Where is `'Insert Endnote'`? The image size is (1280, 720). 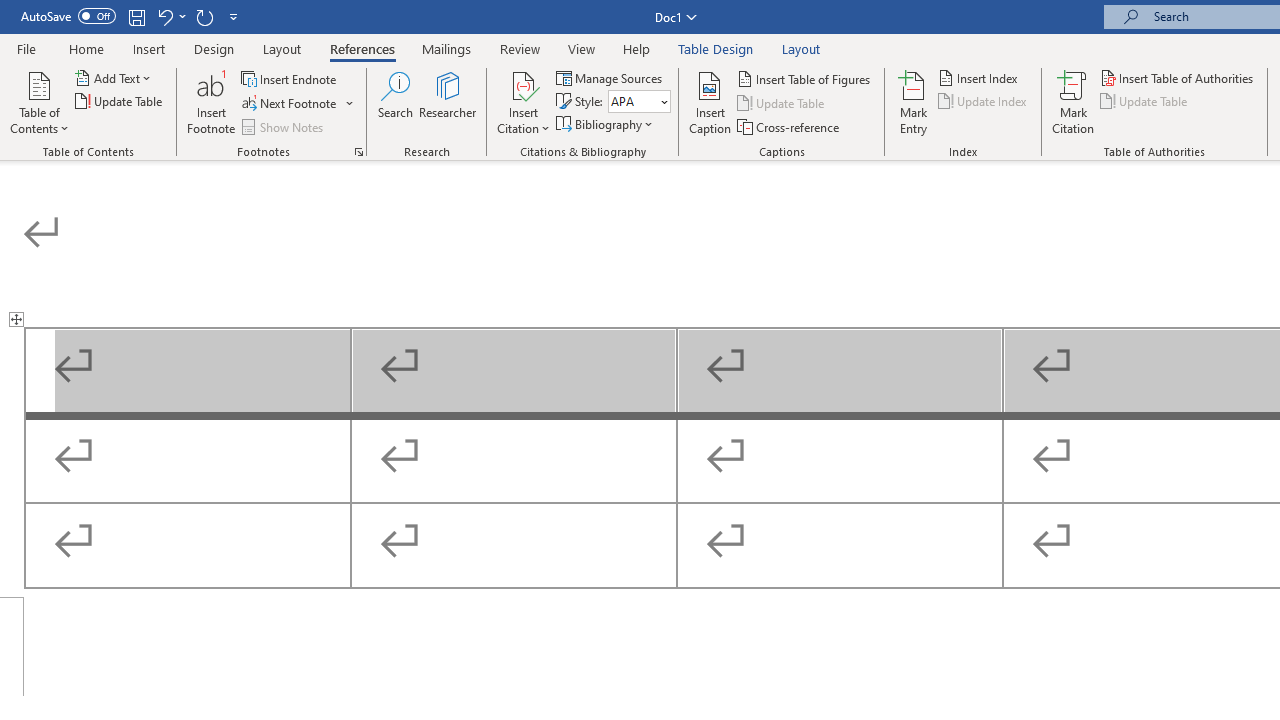 'Insert Endnote' is located at coordinates (289, 78).